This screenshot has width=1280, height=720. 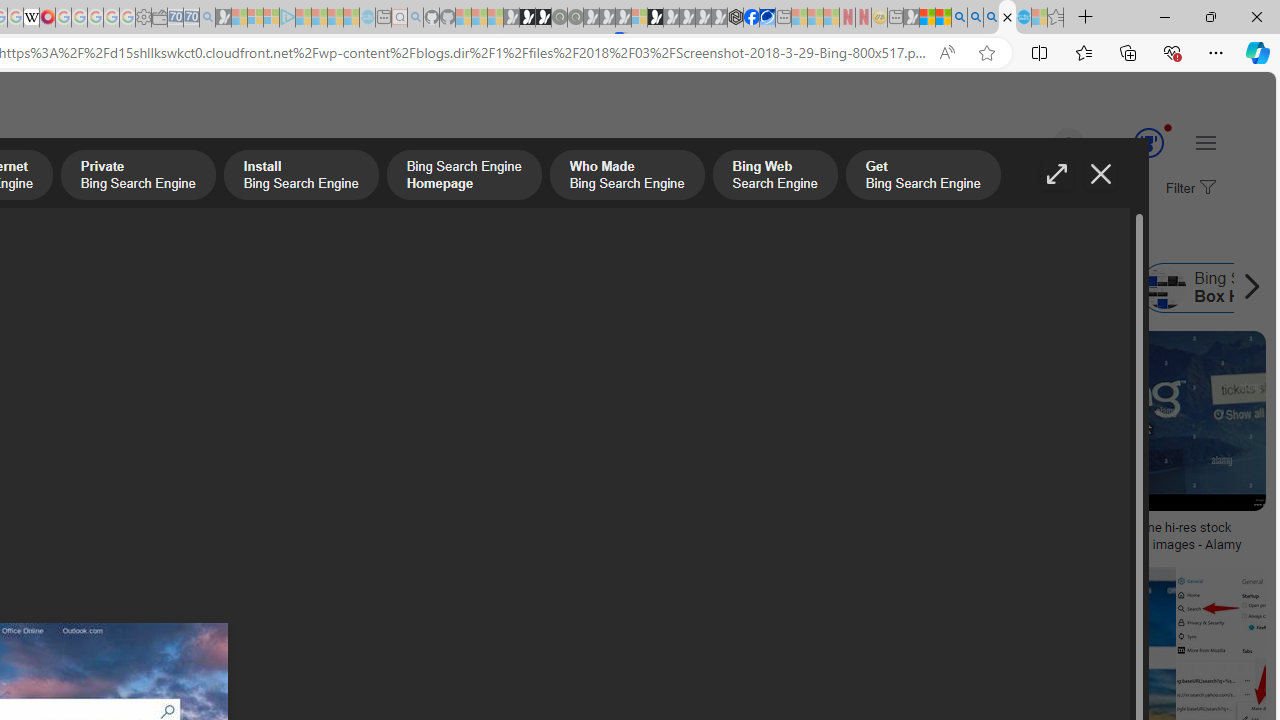 What do you see at coordinates (766, 17) in the screenshot?
I see `'AirNow.gov'` at bounding box center [766, 17].